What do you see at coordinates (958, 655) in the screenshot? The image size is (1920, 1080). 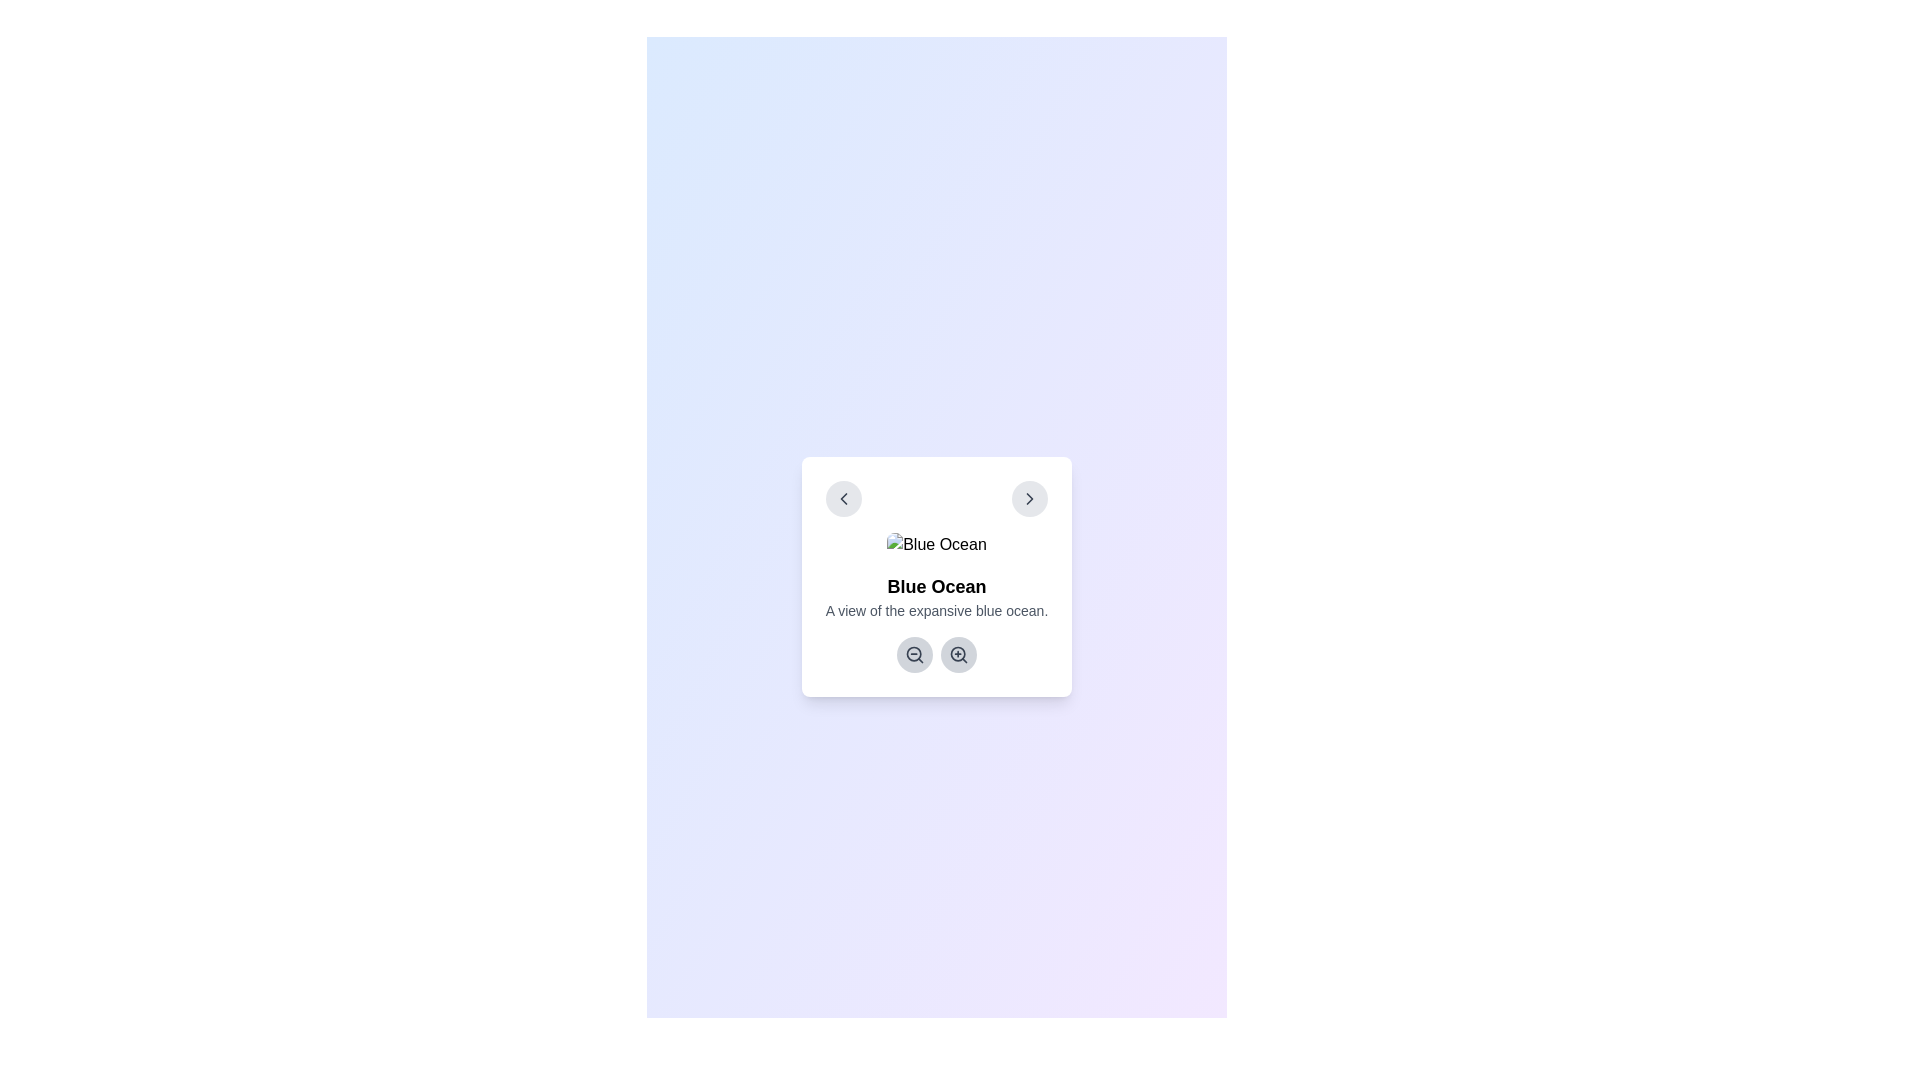 I see `the zoom-in button located centrally at the bottom of the card interface` at bounding box center [958, 655].